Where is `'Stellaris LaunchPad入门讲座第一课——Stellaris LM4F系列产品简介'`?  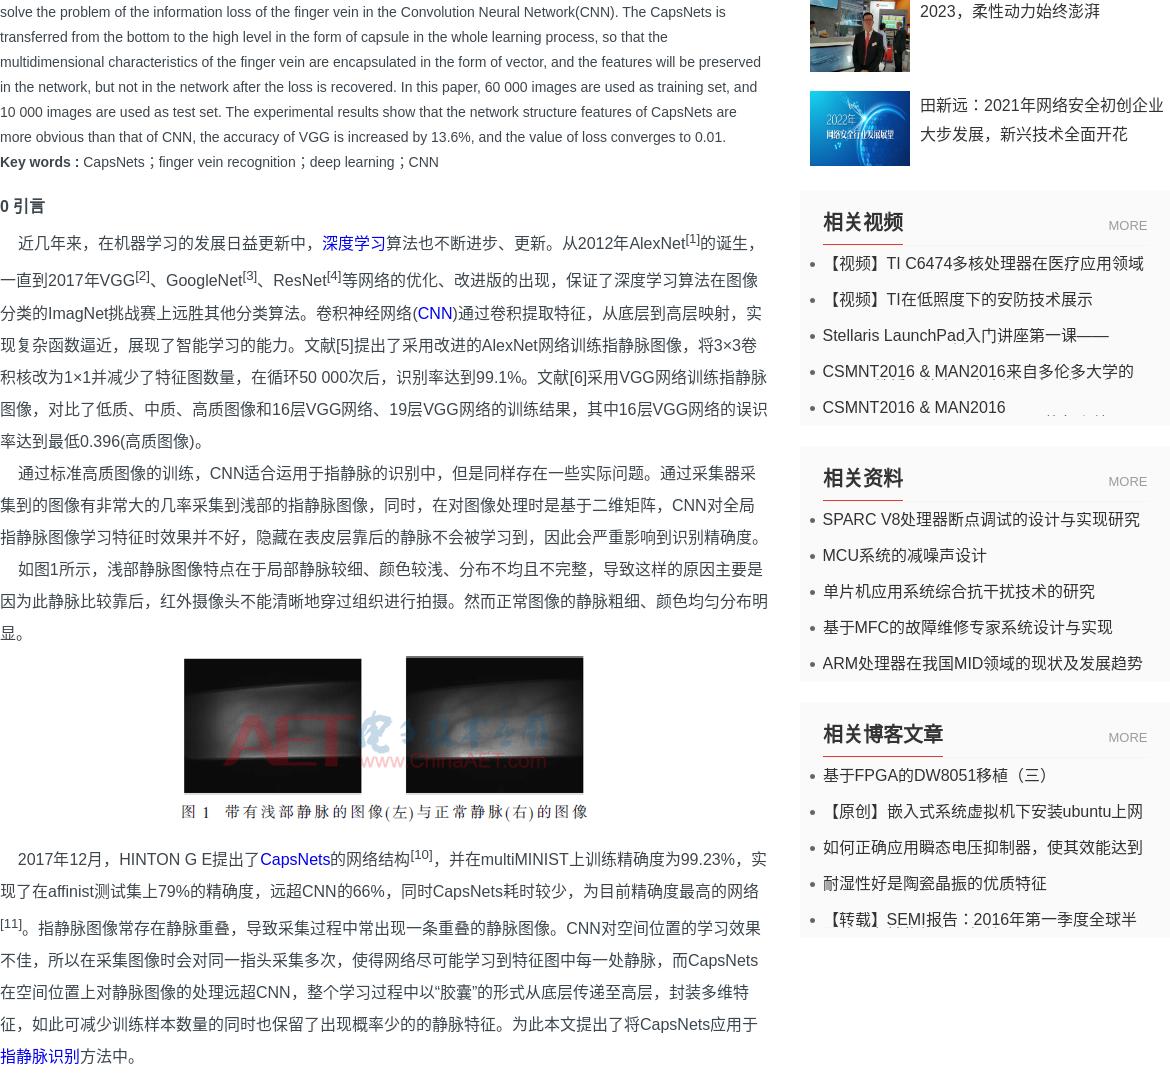 'Stellaris LaunchPad入门讲座第一课——Stellaris LM4F系列产品简介' is located at coordinates (964, 342).